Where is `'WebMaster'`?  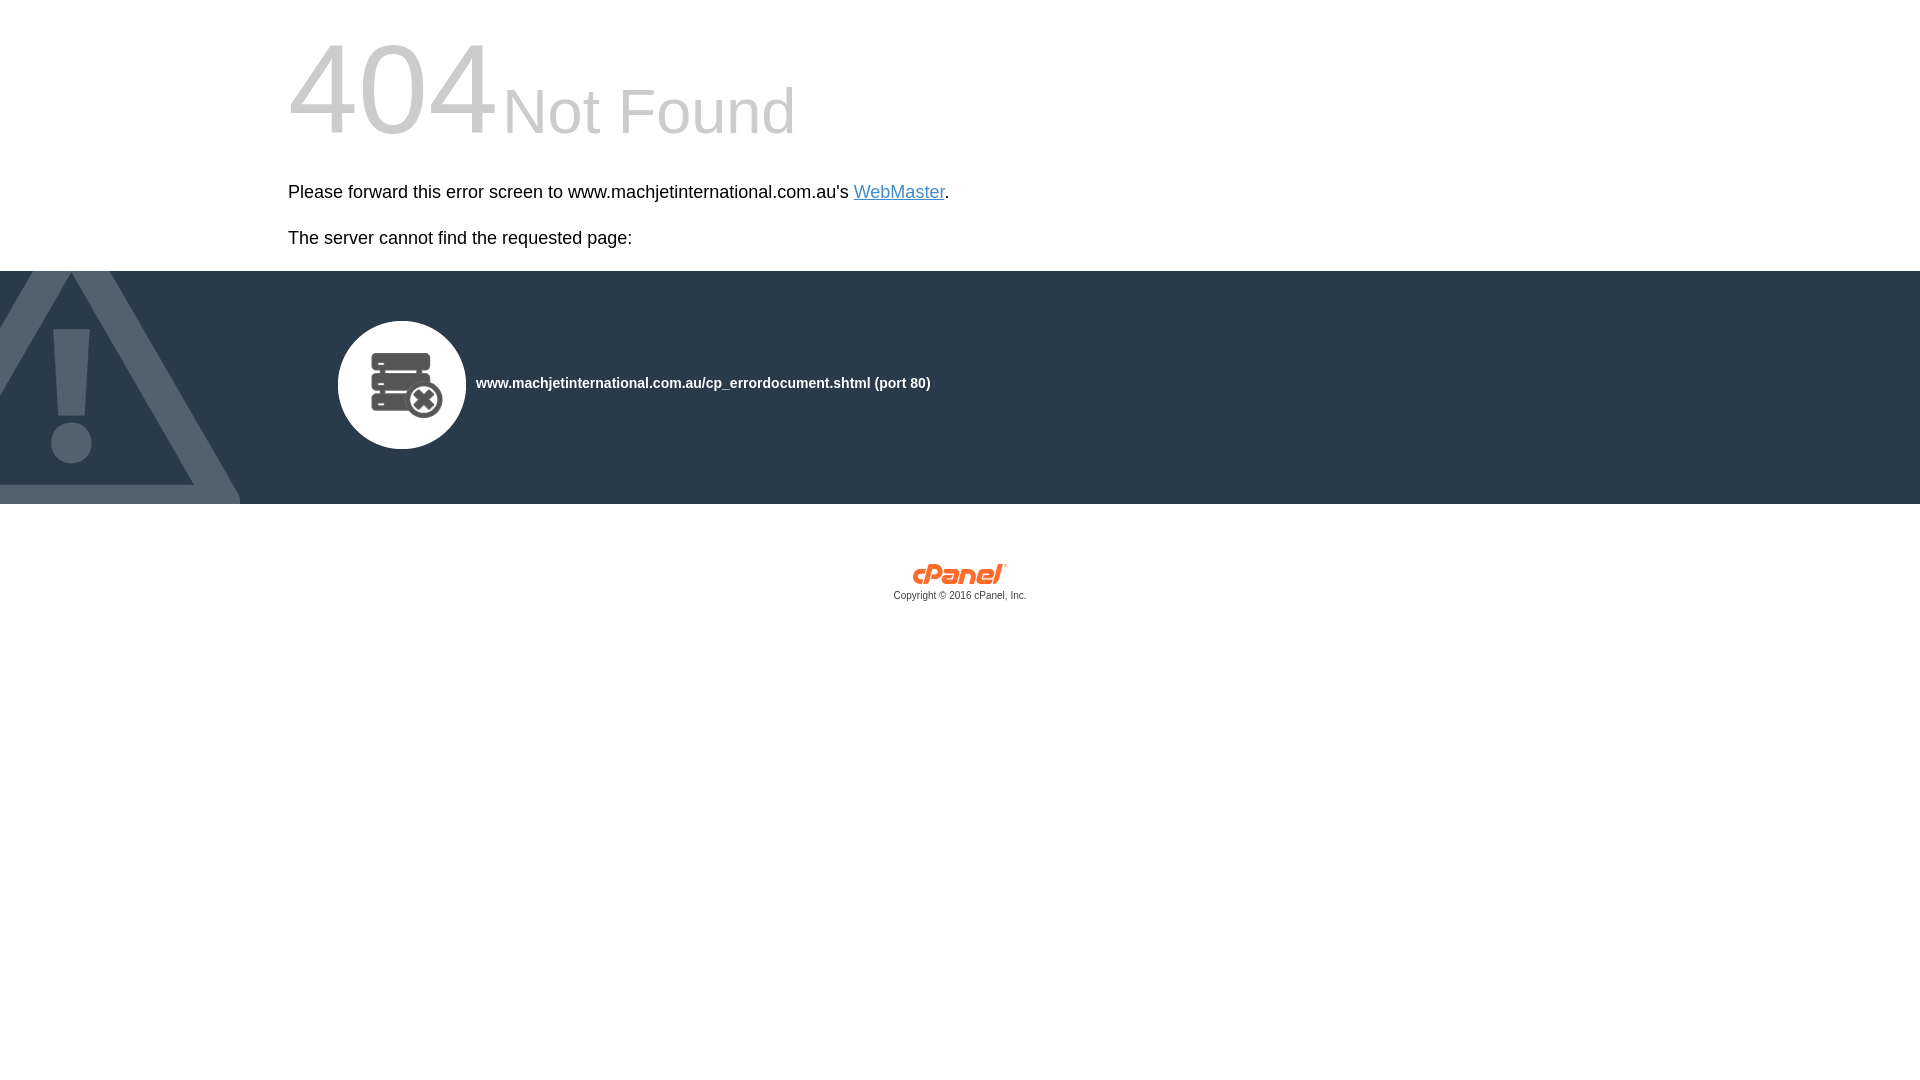
'WebMaster' is located at coordinates (898, 192).